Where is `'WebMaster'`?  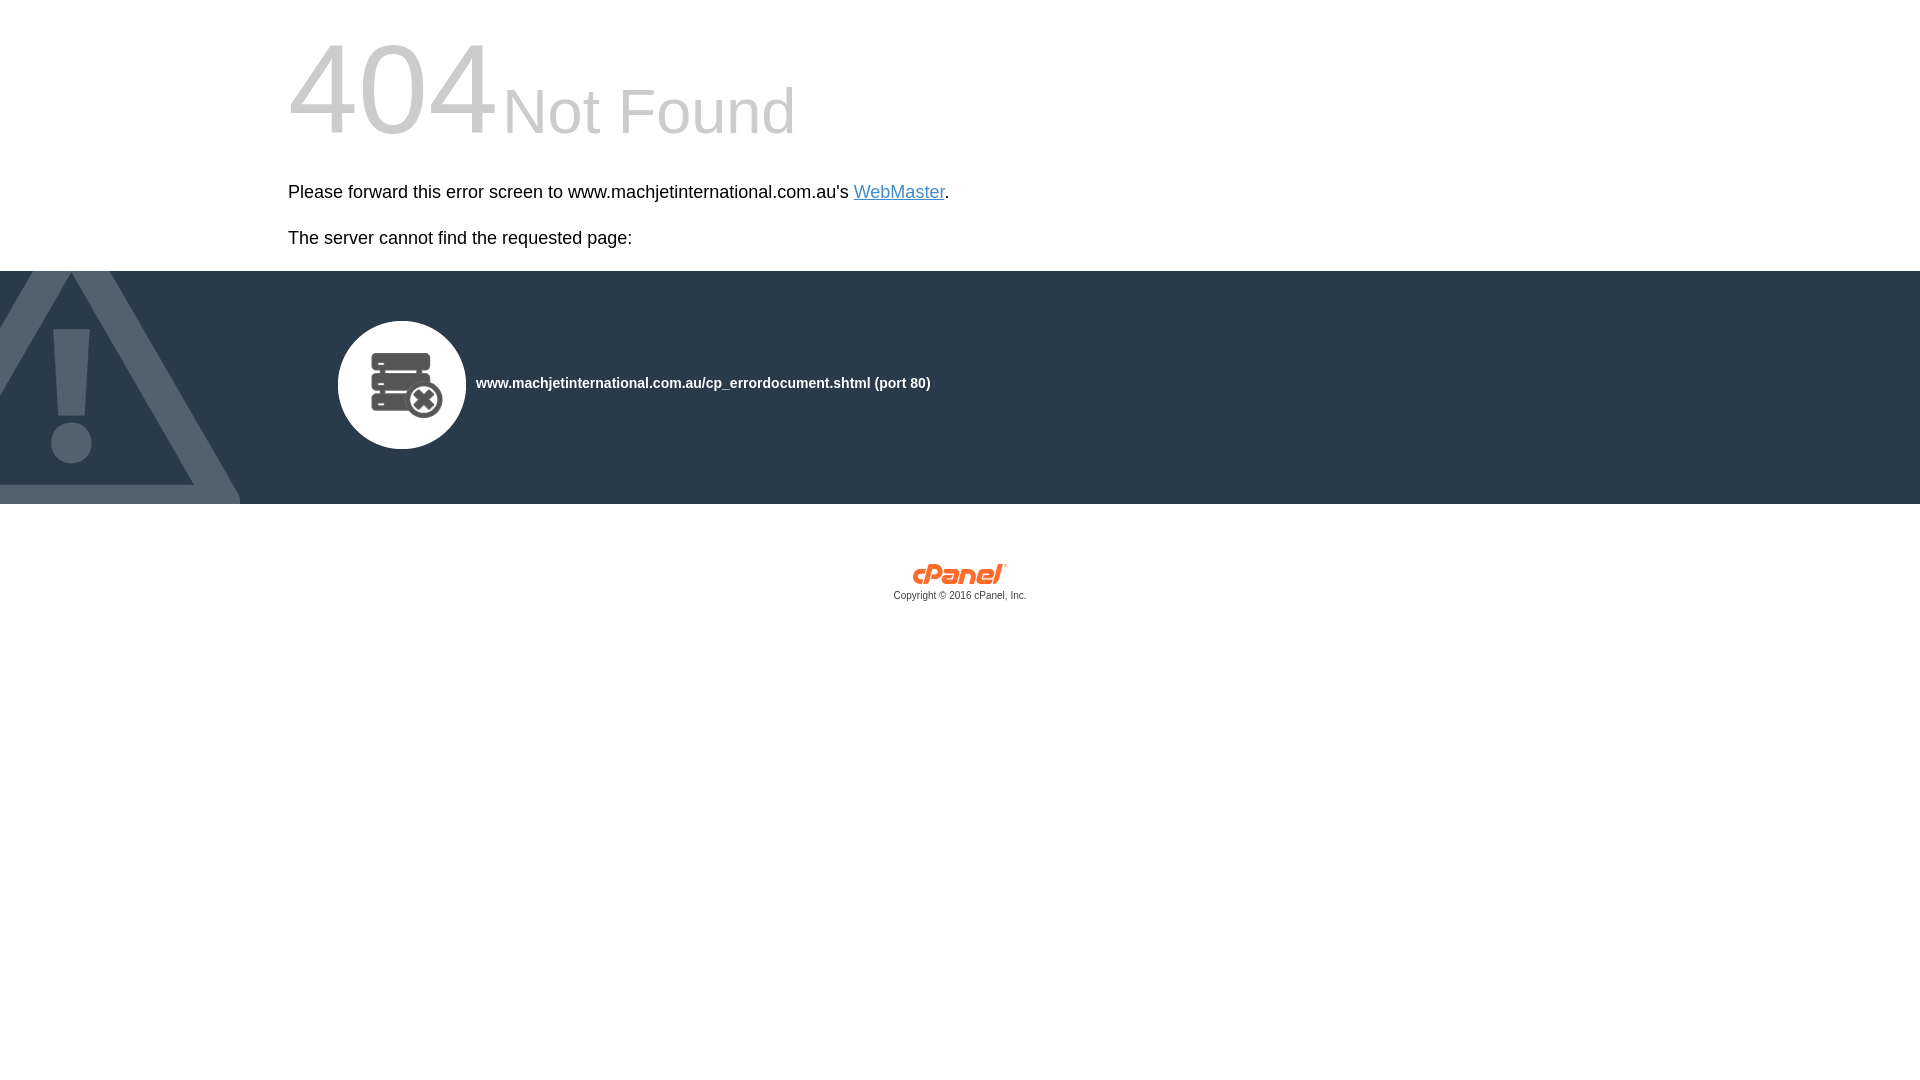
'WebMaster' is located at coordinates (898, 192).